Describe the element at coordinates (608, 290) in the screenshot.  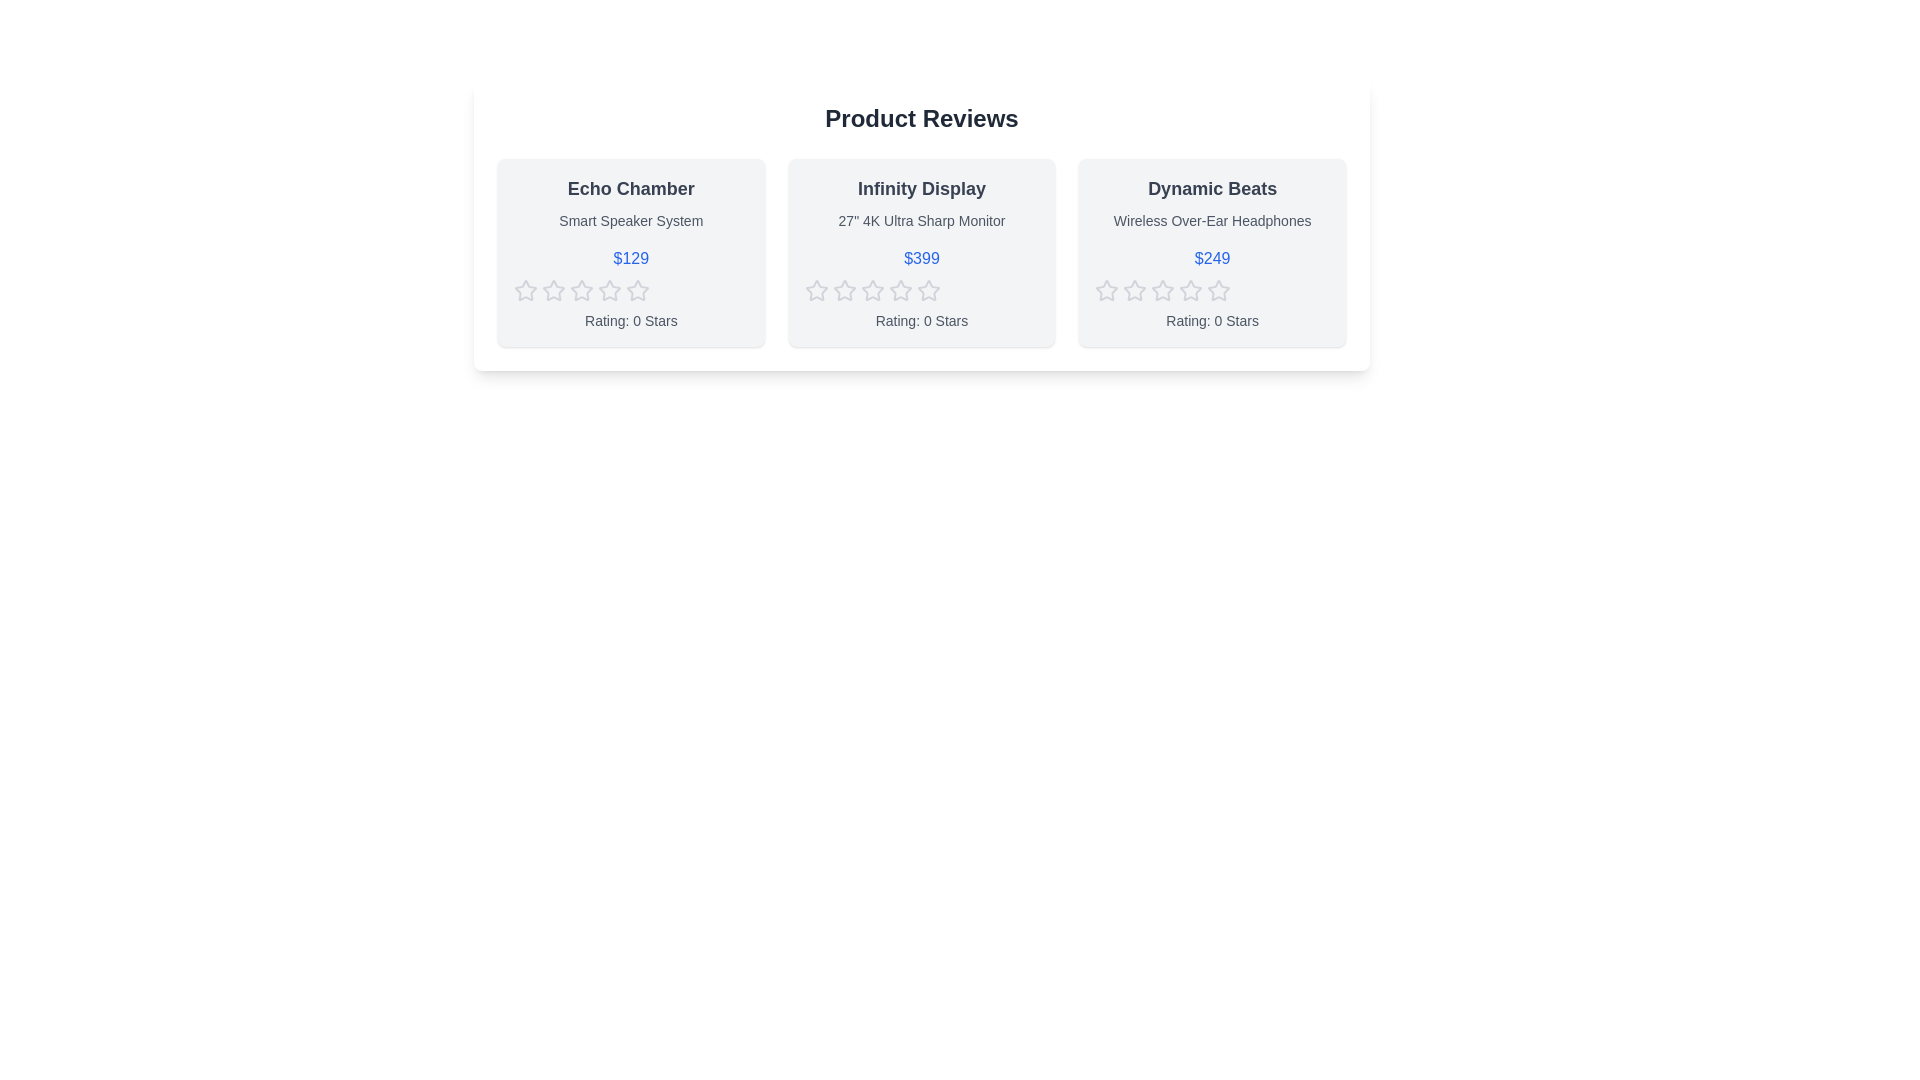
I see `the fifth star icon in the rating component to rate the product 'Echo Chamber'` at that location.